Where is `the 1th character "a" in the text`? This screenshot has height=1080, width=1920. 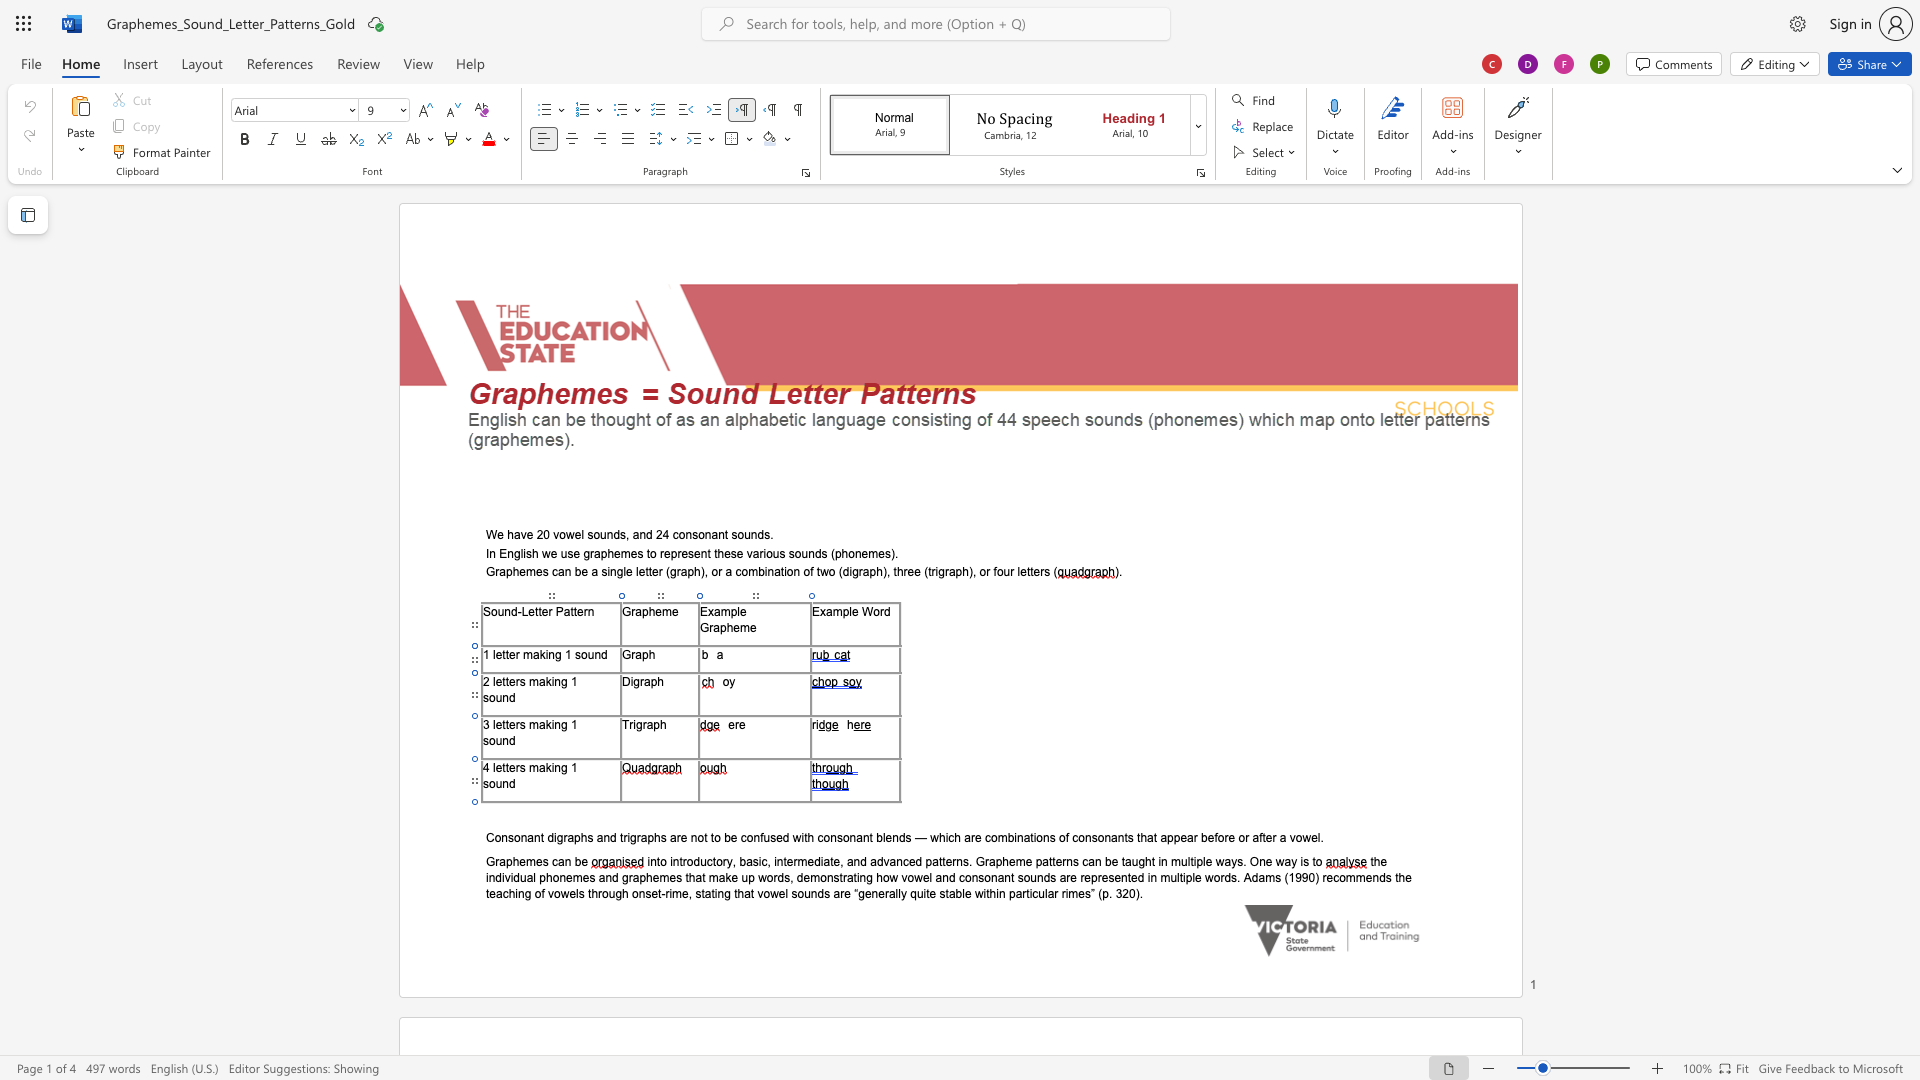 the 1th character "a" in the text is located at coordinates (850, 876).